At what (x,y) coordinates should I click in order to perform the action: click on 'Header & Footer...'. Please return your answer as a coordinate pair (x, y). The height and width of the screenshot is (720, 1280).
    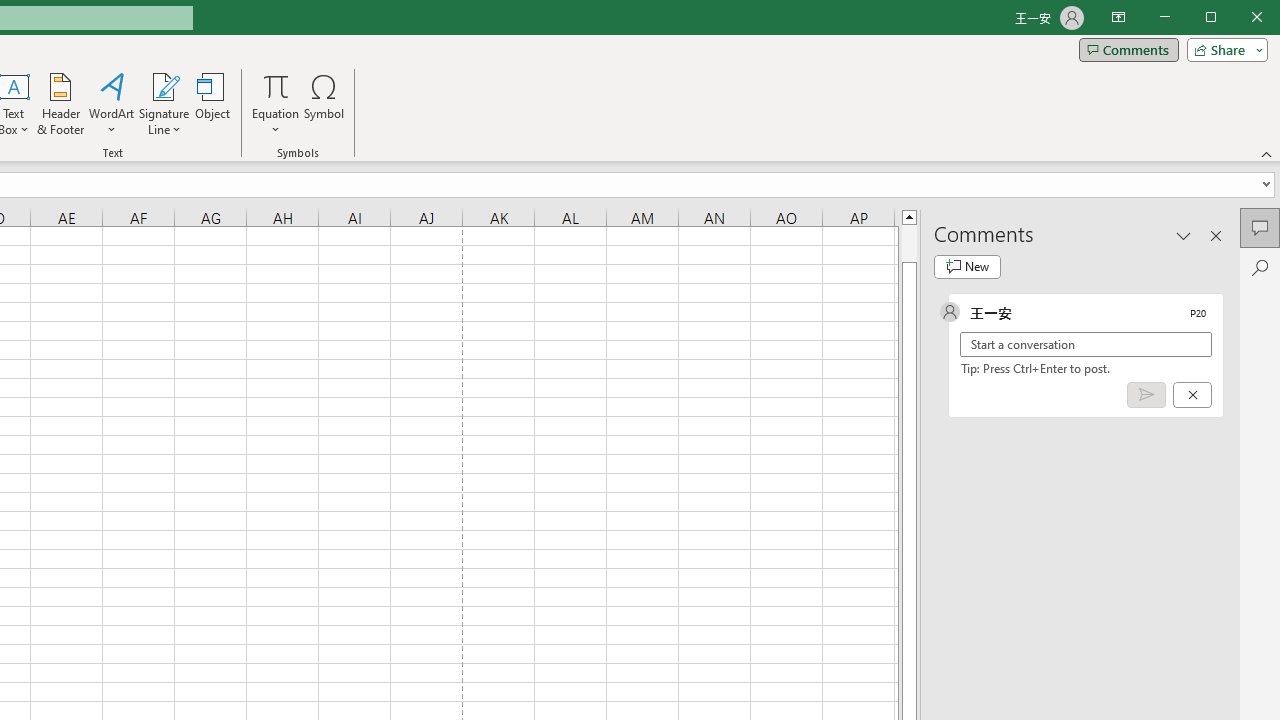
    Looking at the image, I should click on (60, 104).